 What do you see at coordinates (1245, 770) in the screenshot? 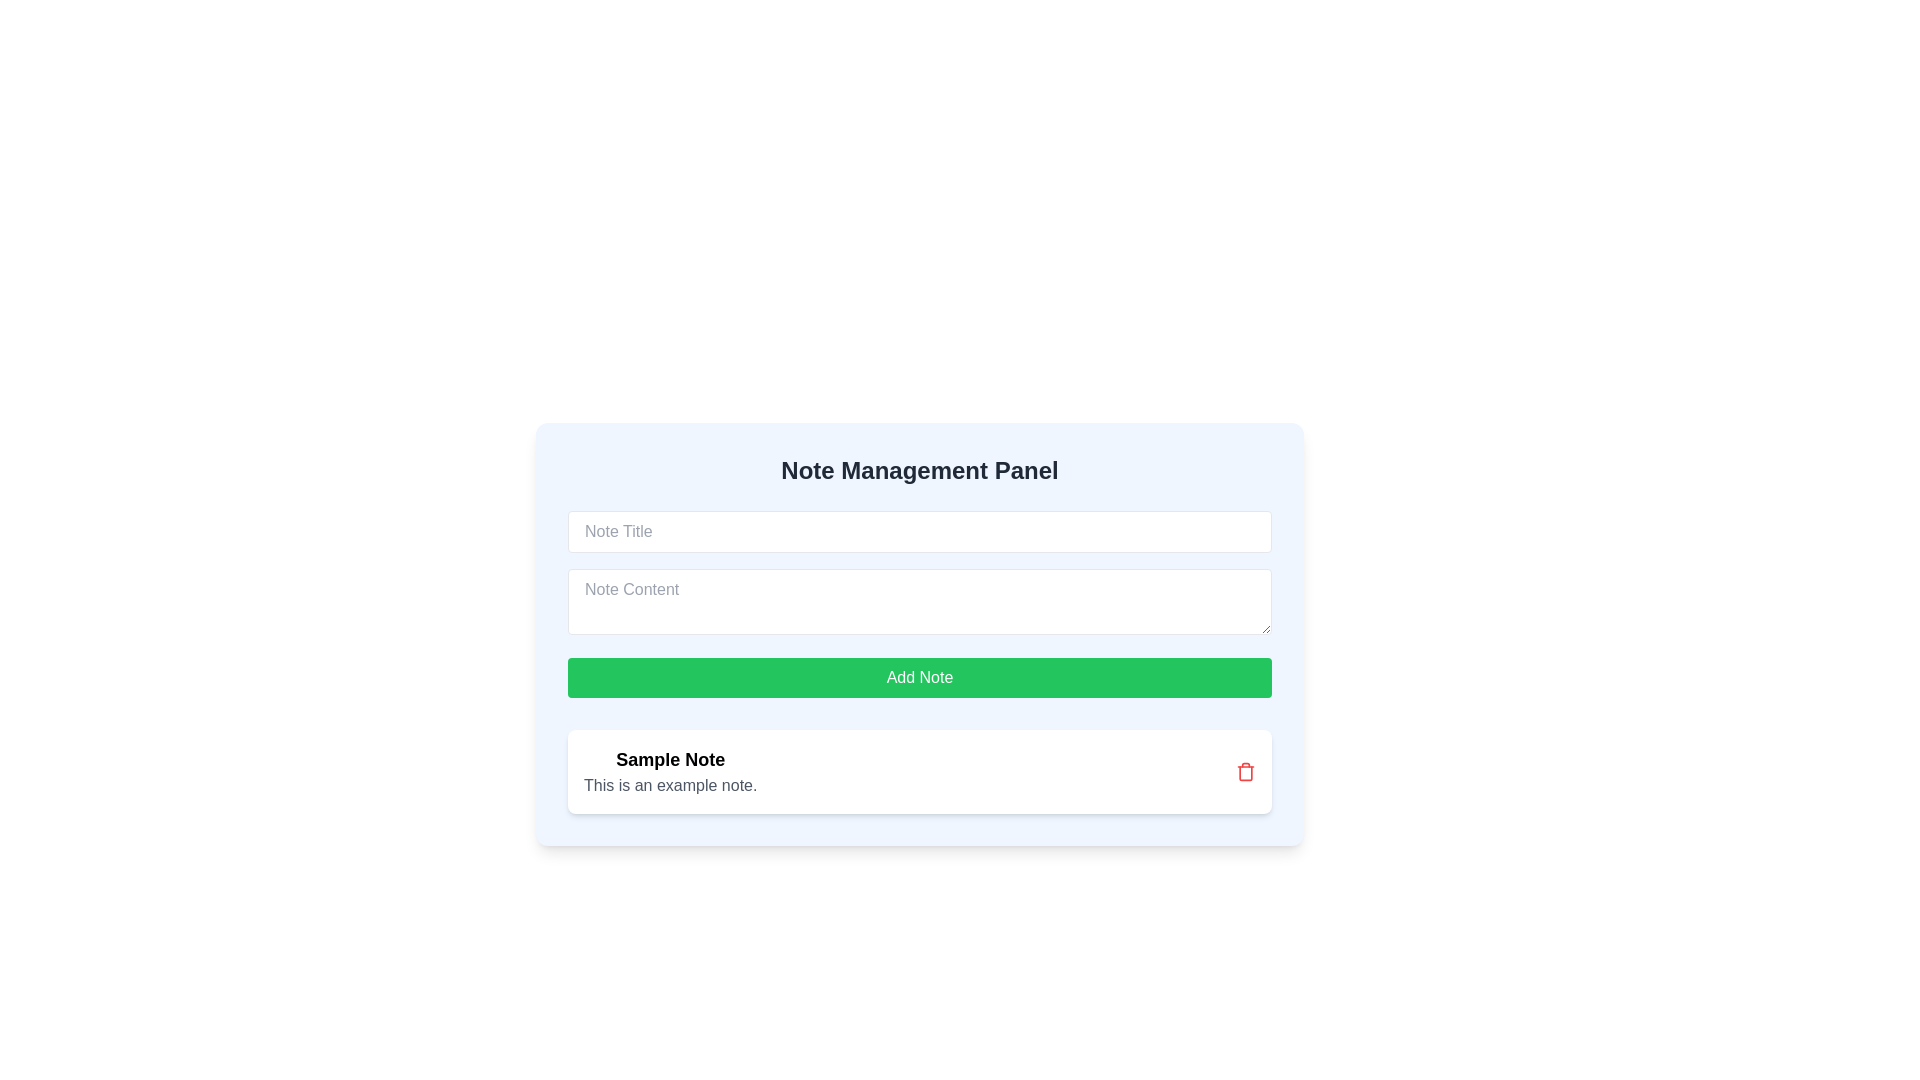
I see `the red trash can icon located at the rightmost end of the note entry labeled 'Sample Note'` at bounding box center [1245, 770].